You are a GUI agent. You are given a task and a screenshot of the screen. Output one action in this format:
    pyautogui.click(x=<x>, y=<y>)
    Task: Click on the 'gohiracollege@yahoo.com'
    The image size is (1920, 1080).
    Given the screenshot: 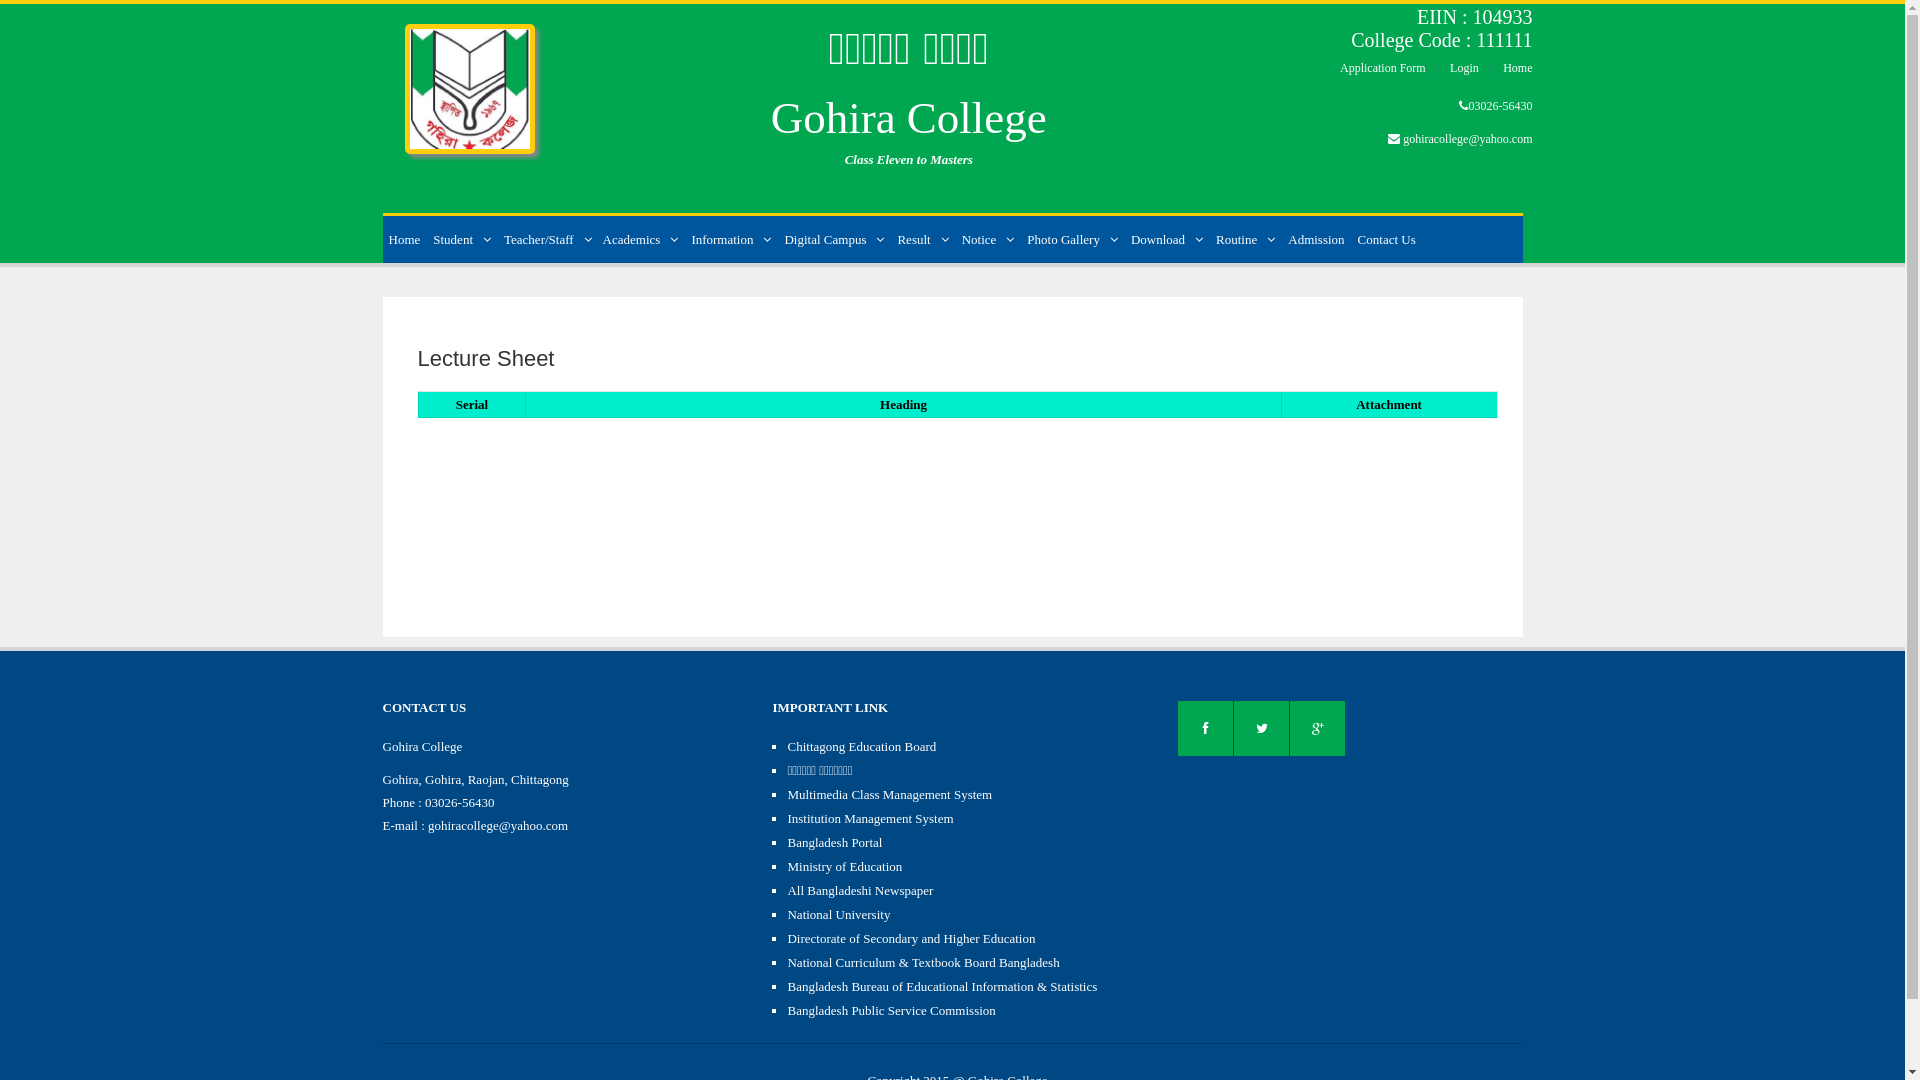 What is the action you would take?
    pyautogui.click(x=498, y=825)
    